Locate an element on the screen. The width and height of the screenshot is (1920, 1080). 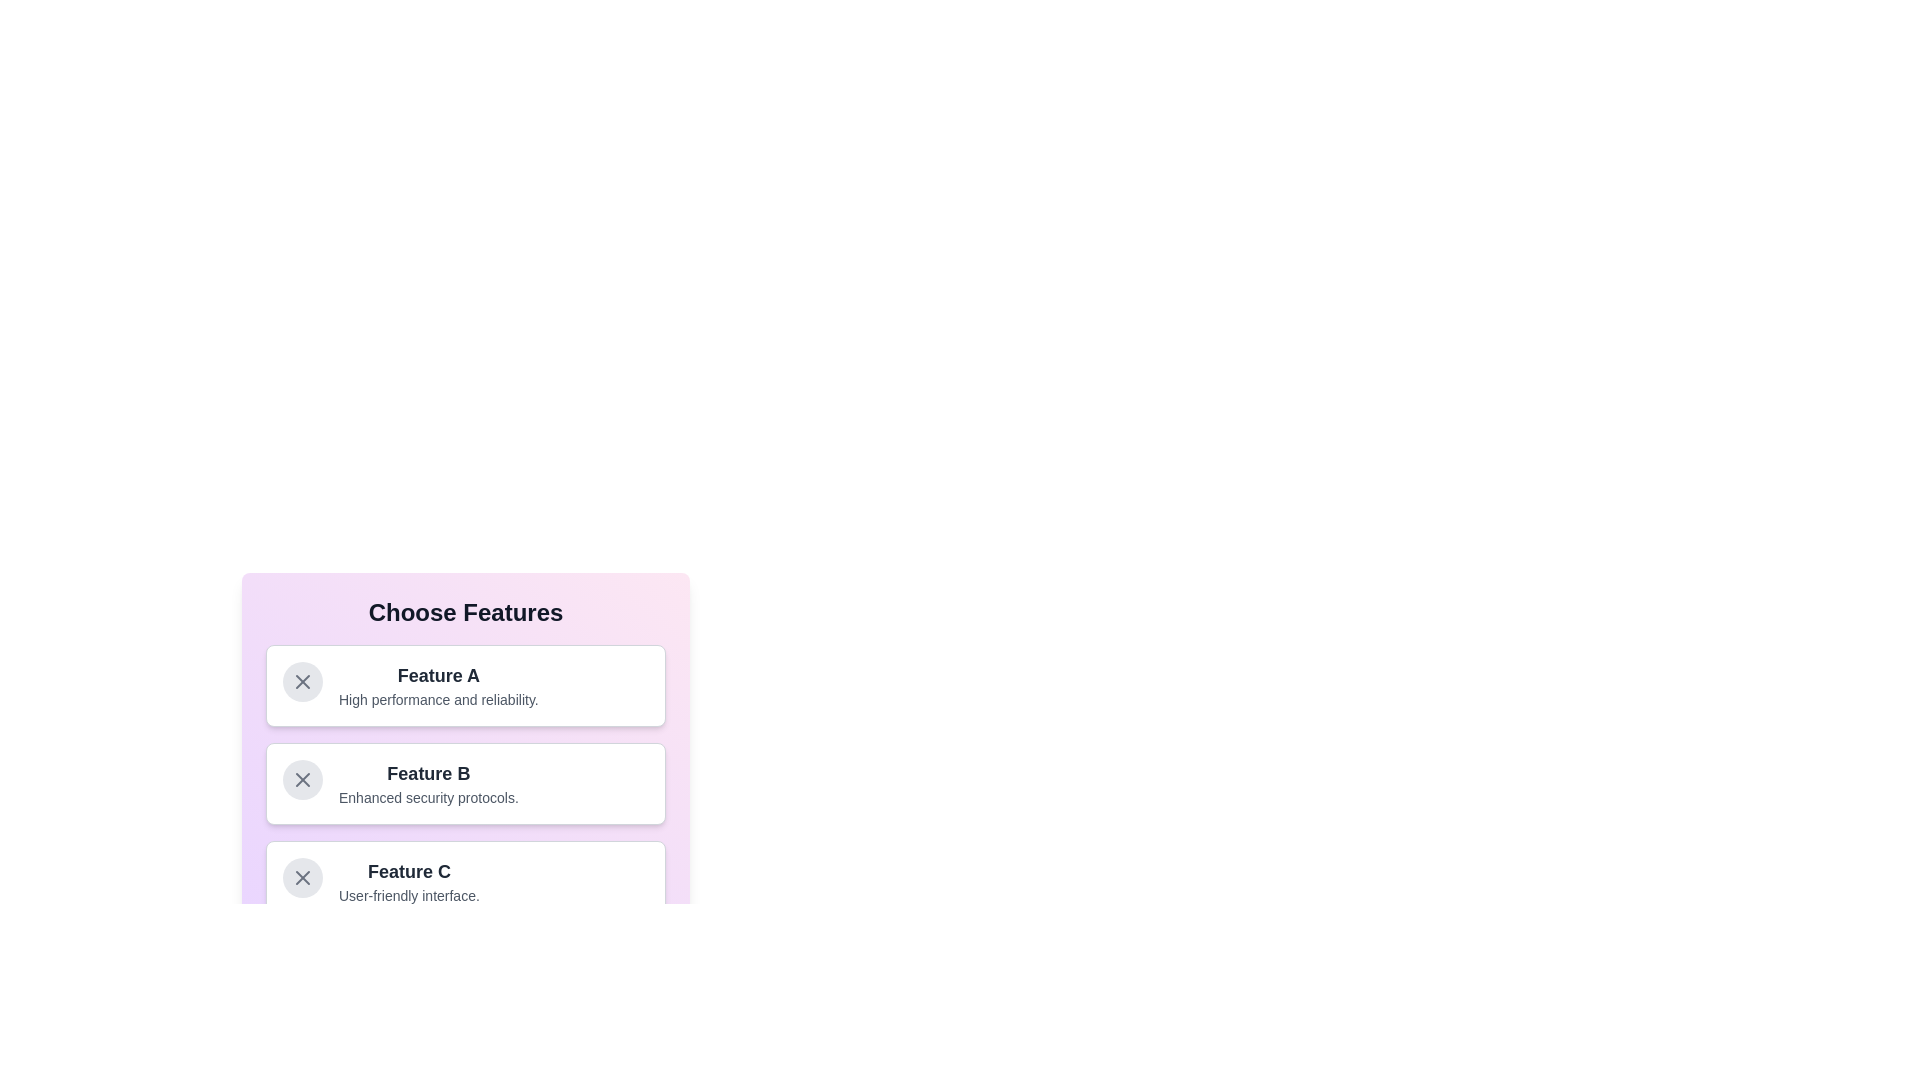
the text label identifying 'Feature B' located in the second row of a stacked card arrangement under the title 'Choose Features', positioned above the descriptive text 'Enhanced security protocols.' and below the 'Feature A' card is located at coordinates (427, 773).